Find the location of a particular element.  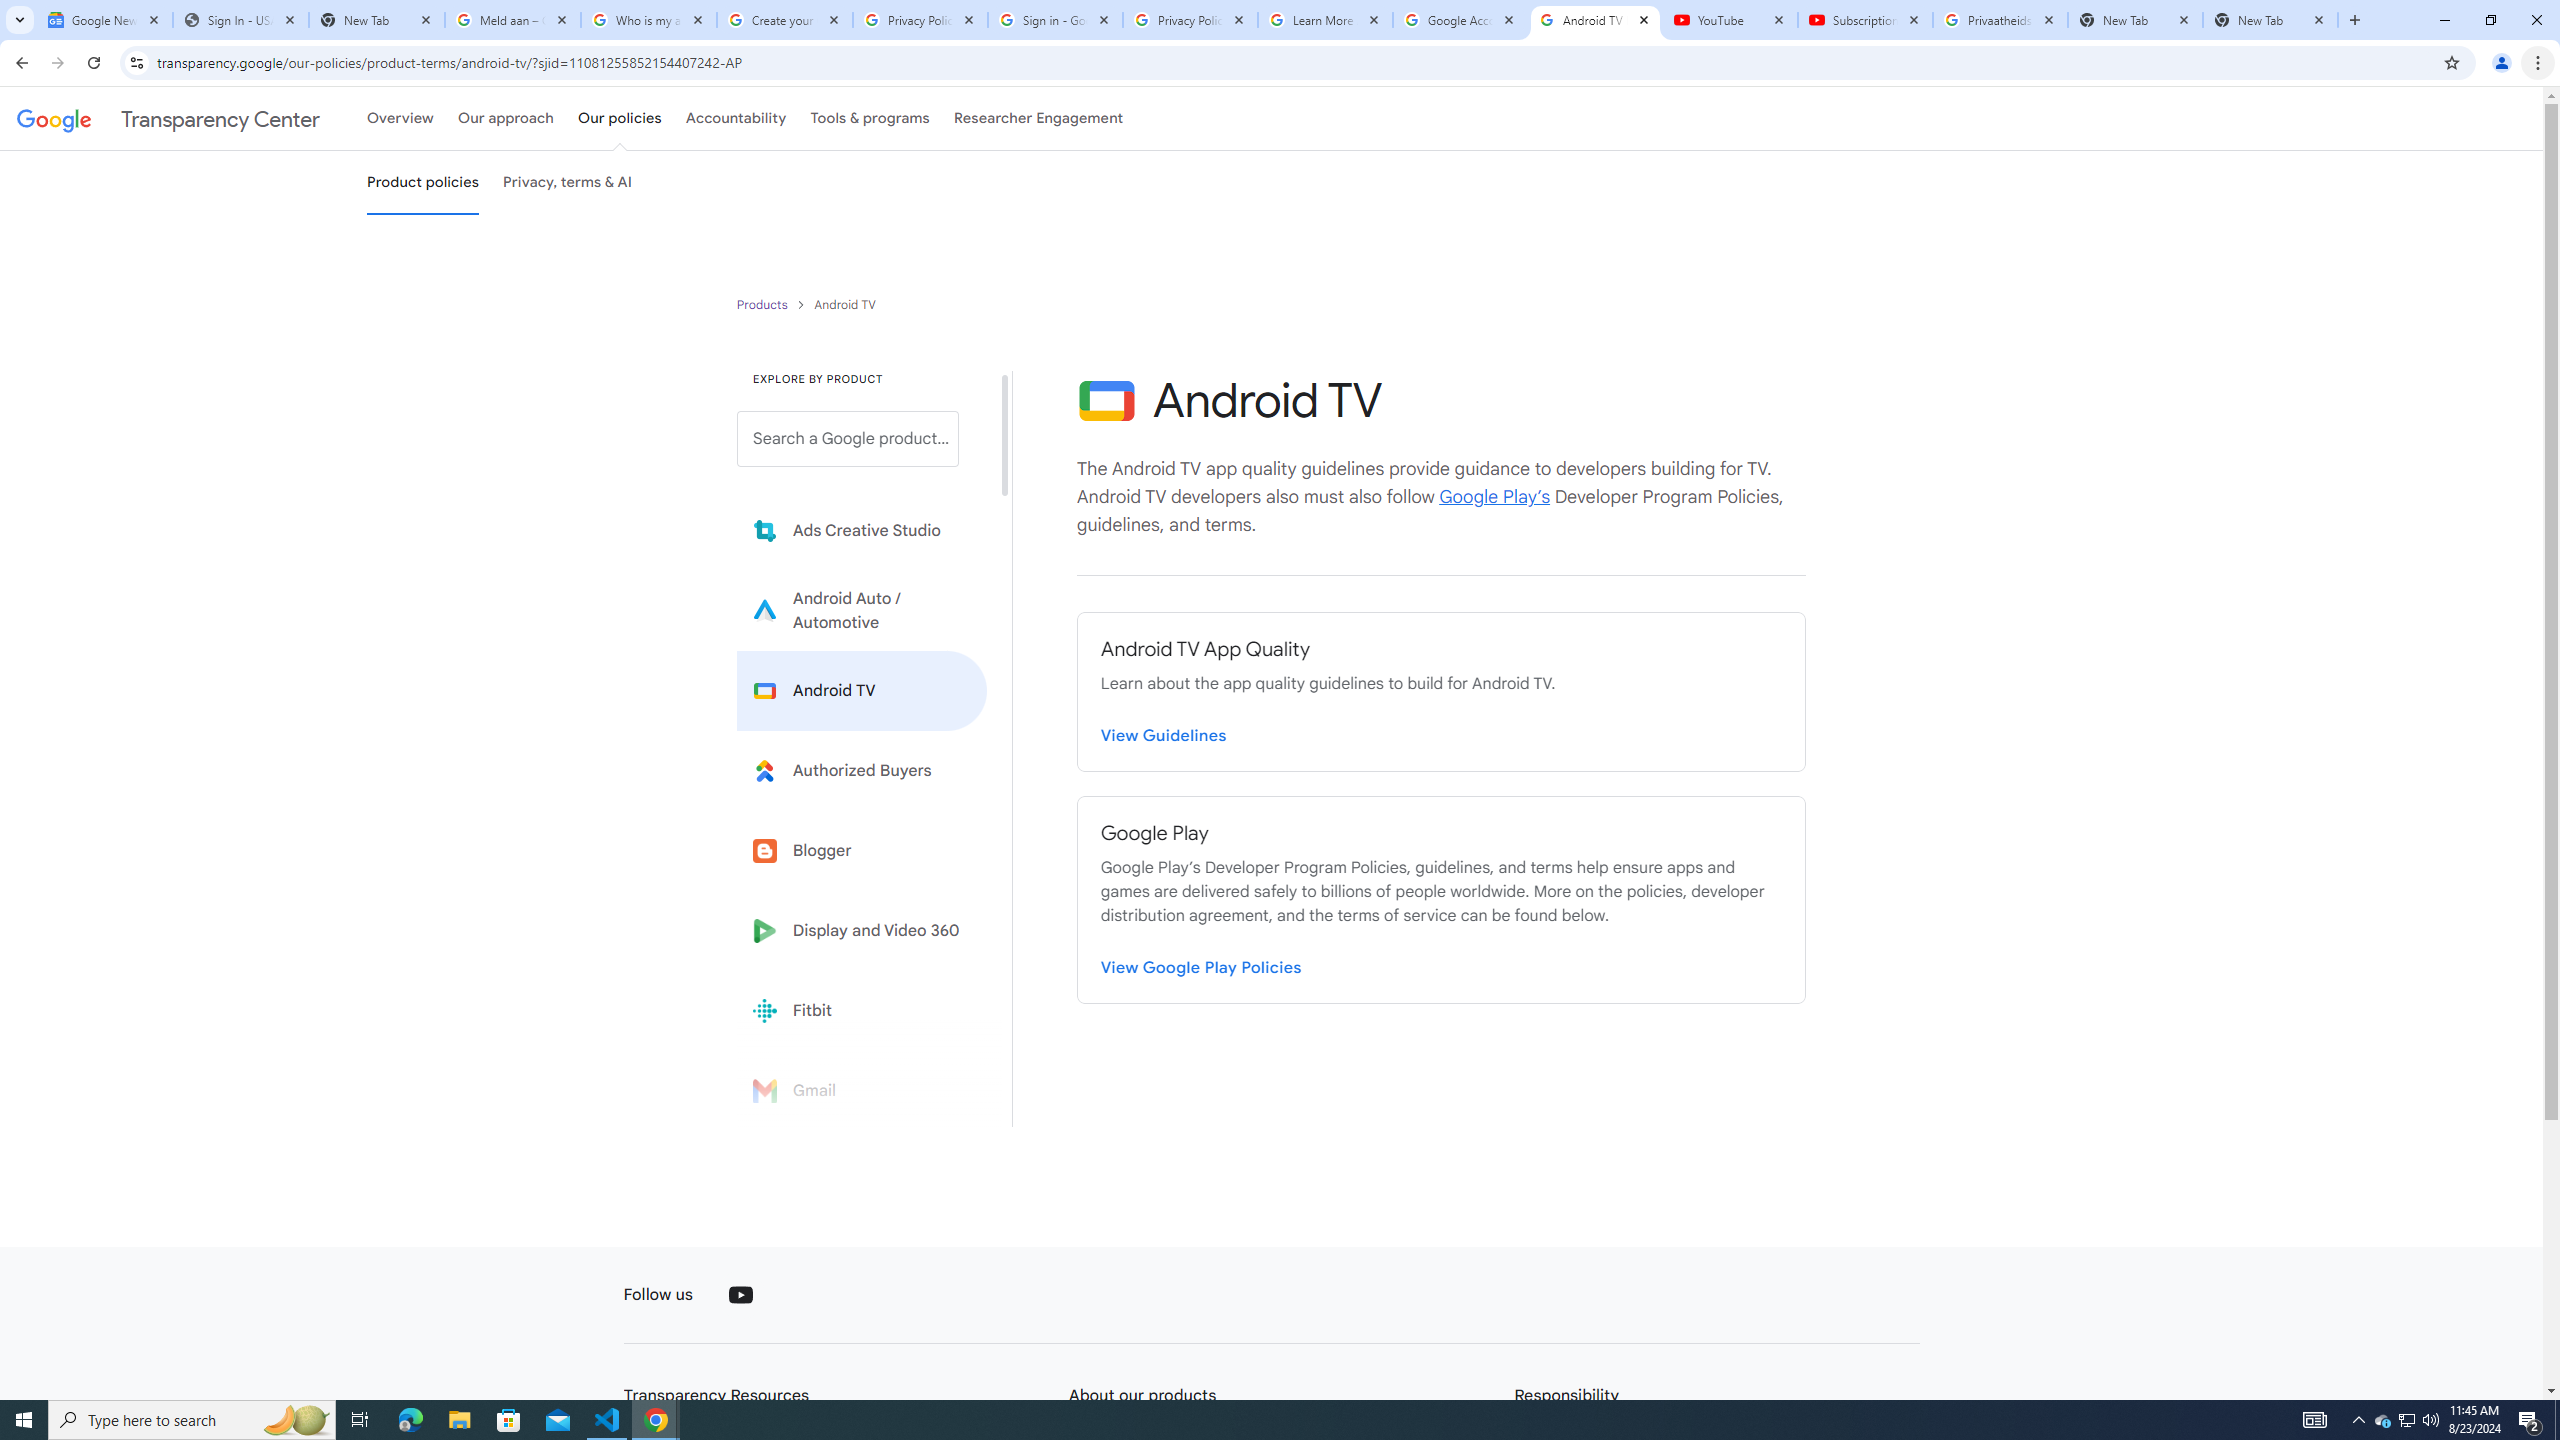

'Blogger' is located at coordinates (861, 850).